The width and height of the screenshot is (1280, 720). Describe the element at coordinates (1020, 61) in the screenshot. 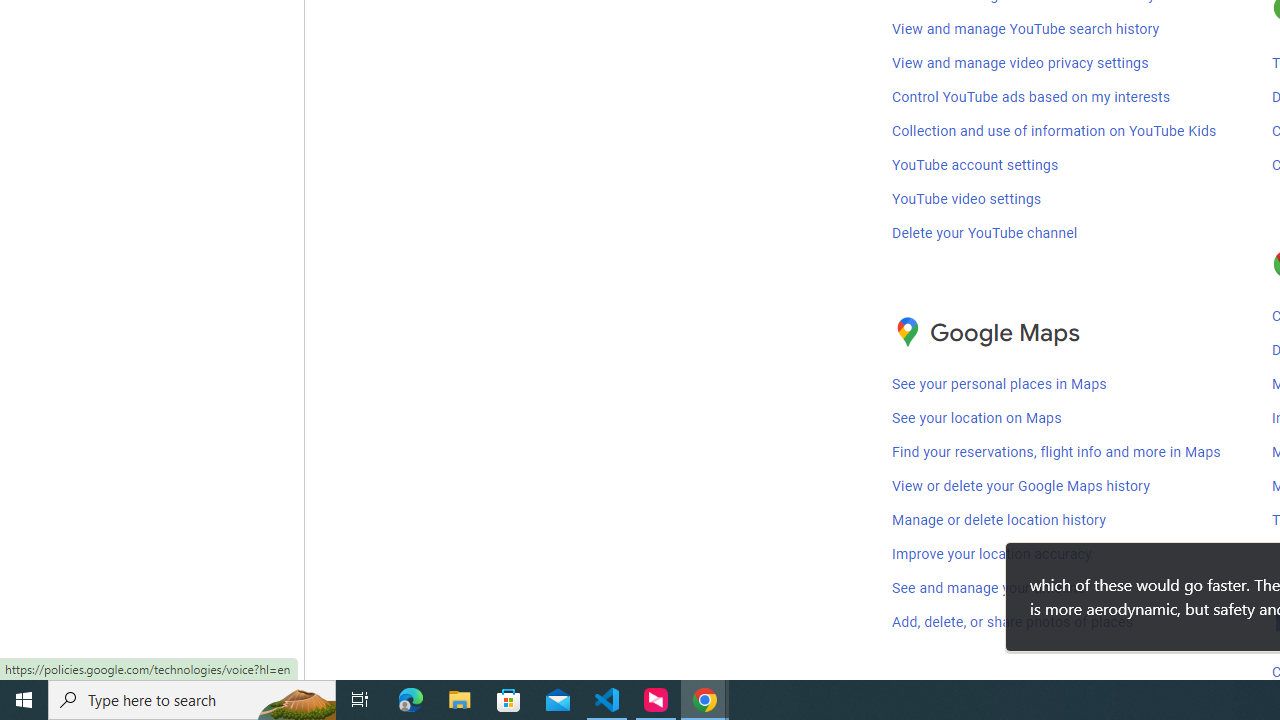

I see `'View and manage video privacy settings'` at that location.